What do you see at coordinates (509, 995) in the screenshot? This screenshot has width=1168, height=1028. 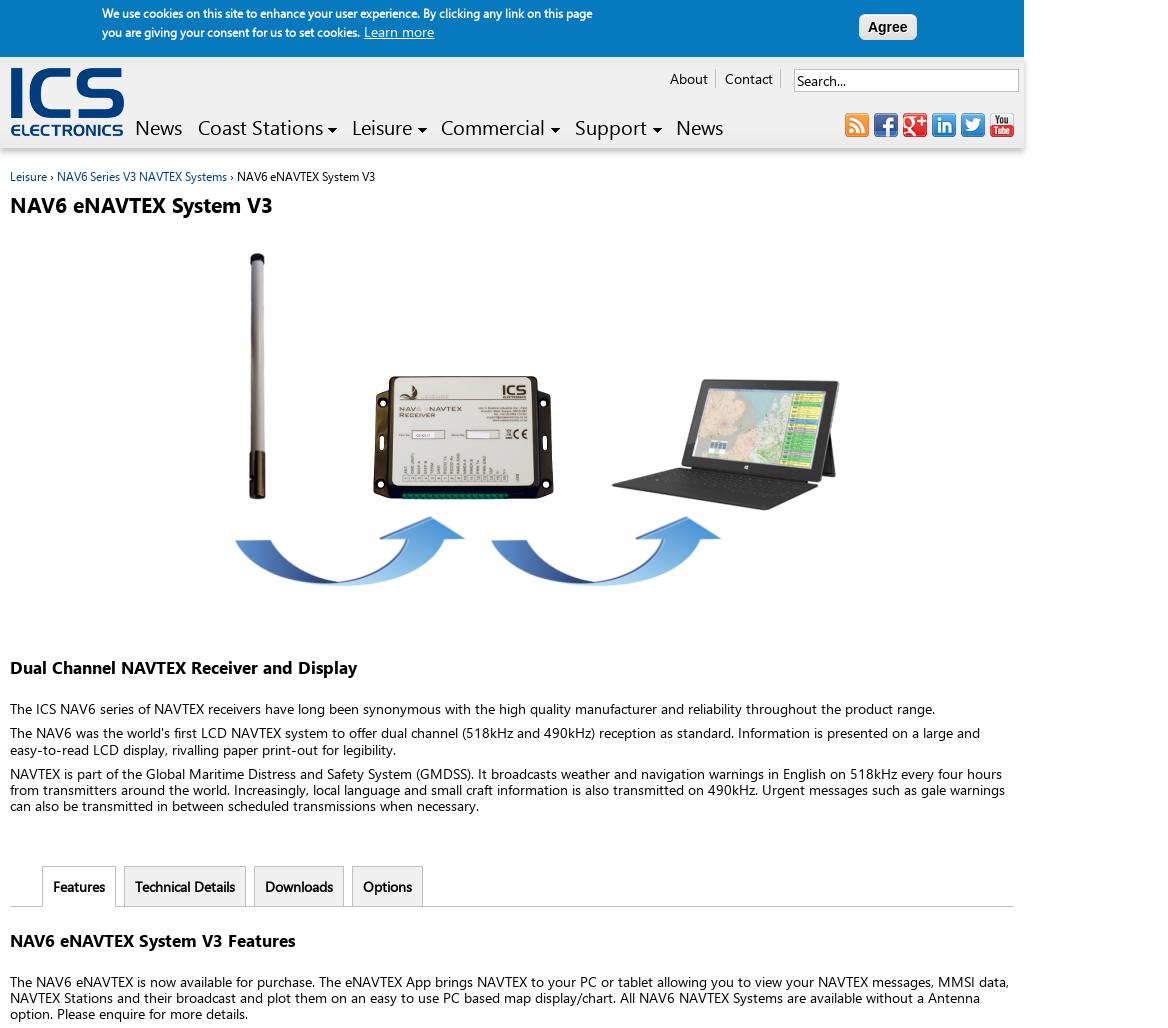 I see `'The NAV6 eNAVTEX is now available for purchase. The eNAVTEX App brings NAVTEX to your PC or tablet allowing you to view your NAVTEX messages, MMSI data, NAVTEX Stations and their broadcast and plot them on an easy to use PC based map display/chart. All NAV6 NAVTEX Systems are available without a Antenna option. Please enquire for more details.'` at bounding box center [509, 995].